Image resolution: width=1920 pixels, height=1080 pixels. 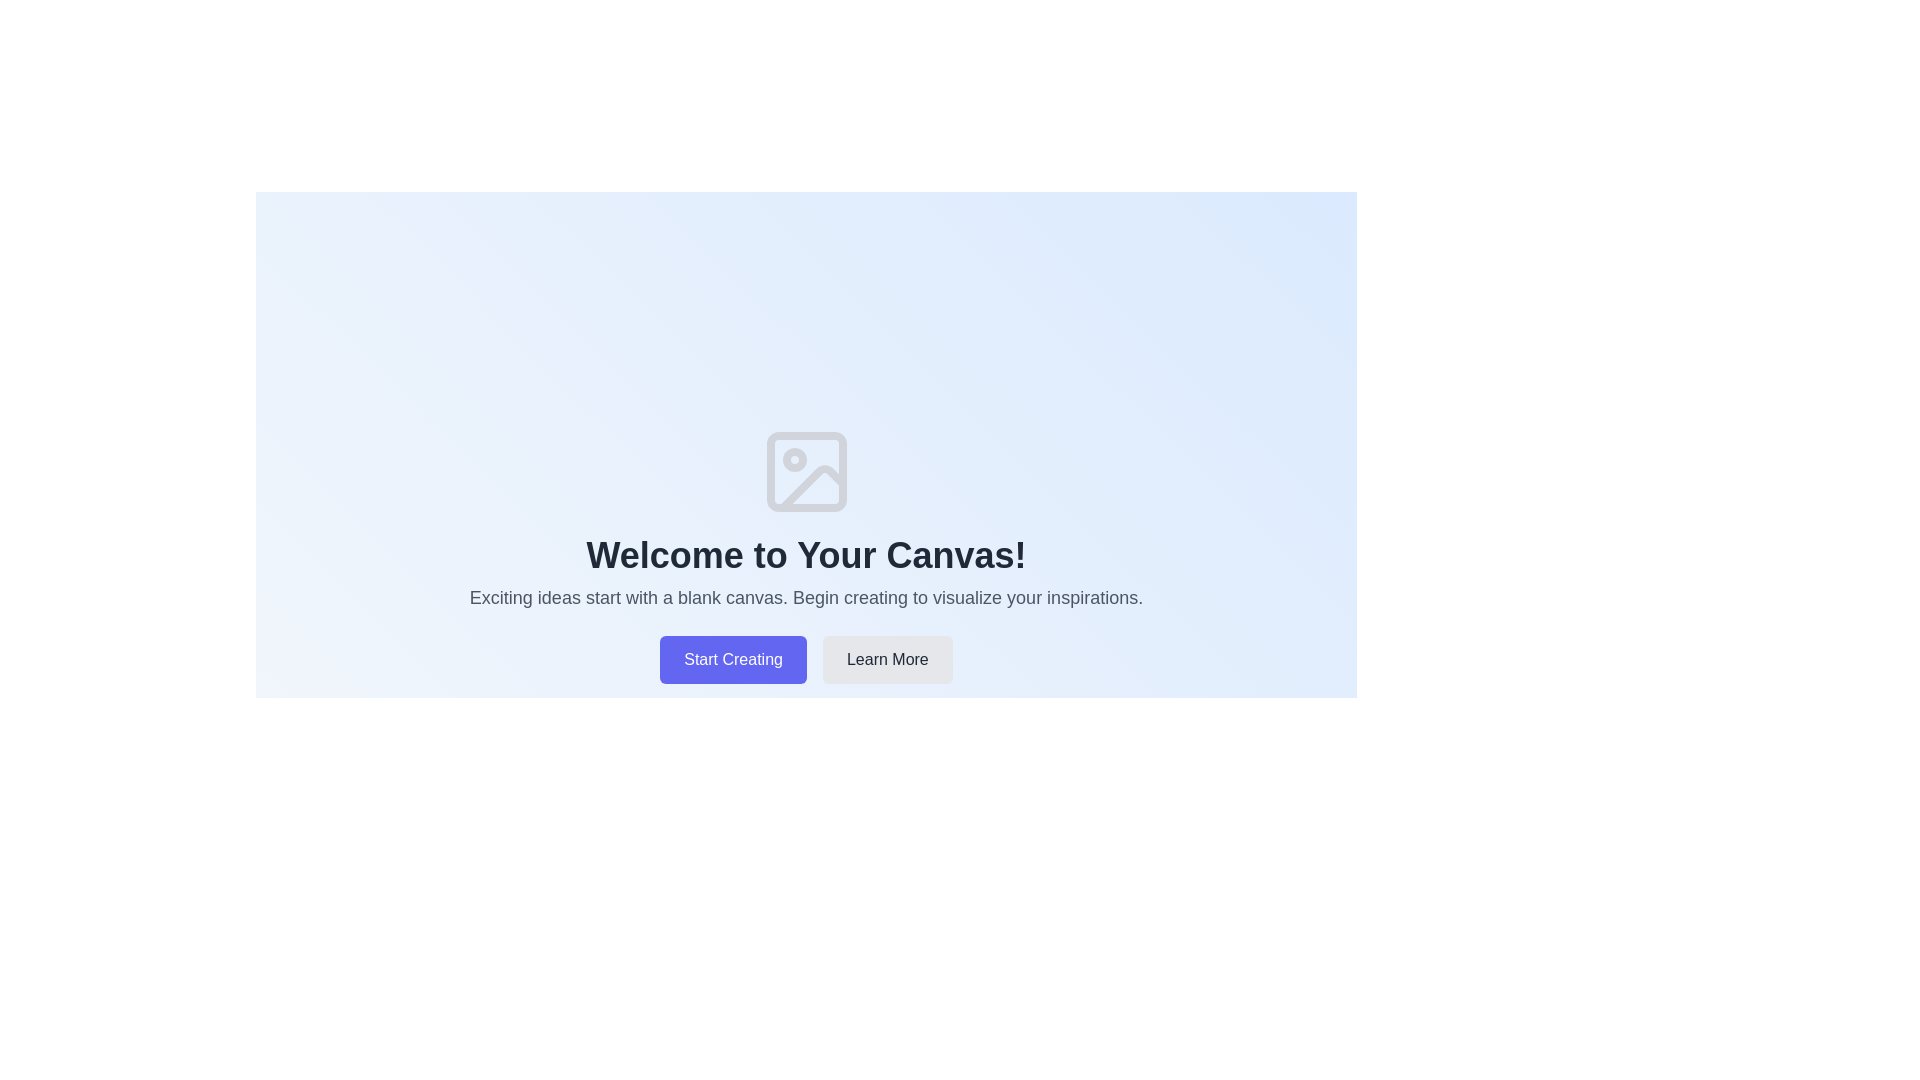 What do you see at coordinates (806, 596) in the screenshot?
I see `the descriptive text block that contains the message 'Exciting ideas start with a blank canvas. Begin creating to visualize your inspirations.' which is located below the heading 'Welcome to Your Canvas!' and above the buttons 'Start Creating' and 'Learn More'` at bounding box center [806, 596].